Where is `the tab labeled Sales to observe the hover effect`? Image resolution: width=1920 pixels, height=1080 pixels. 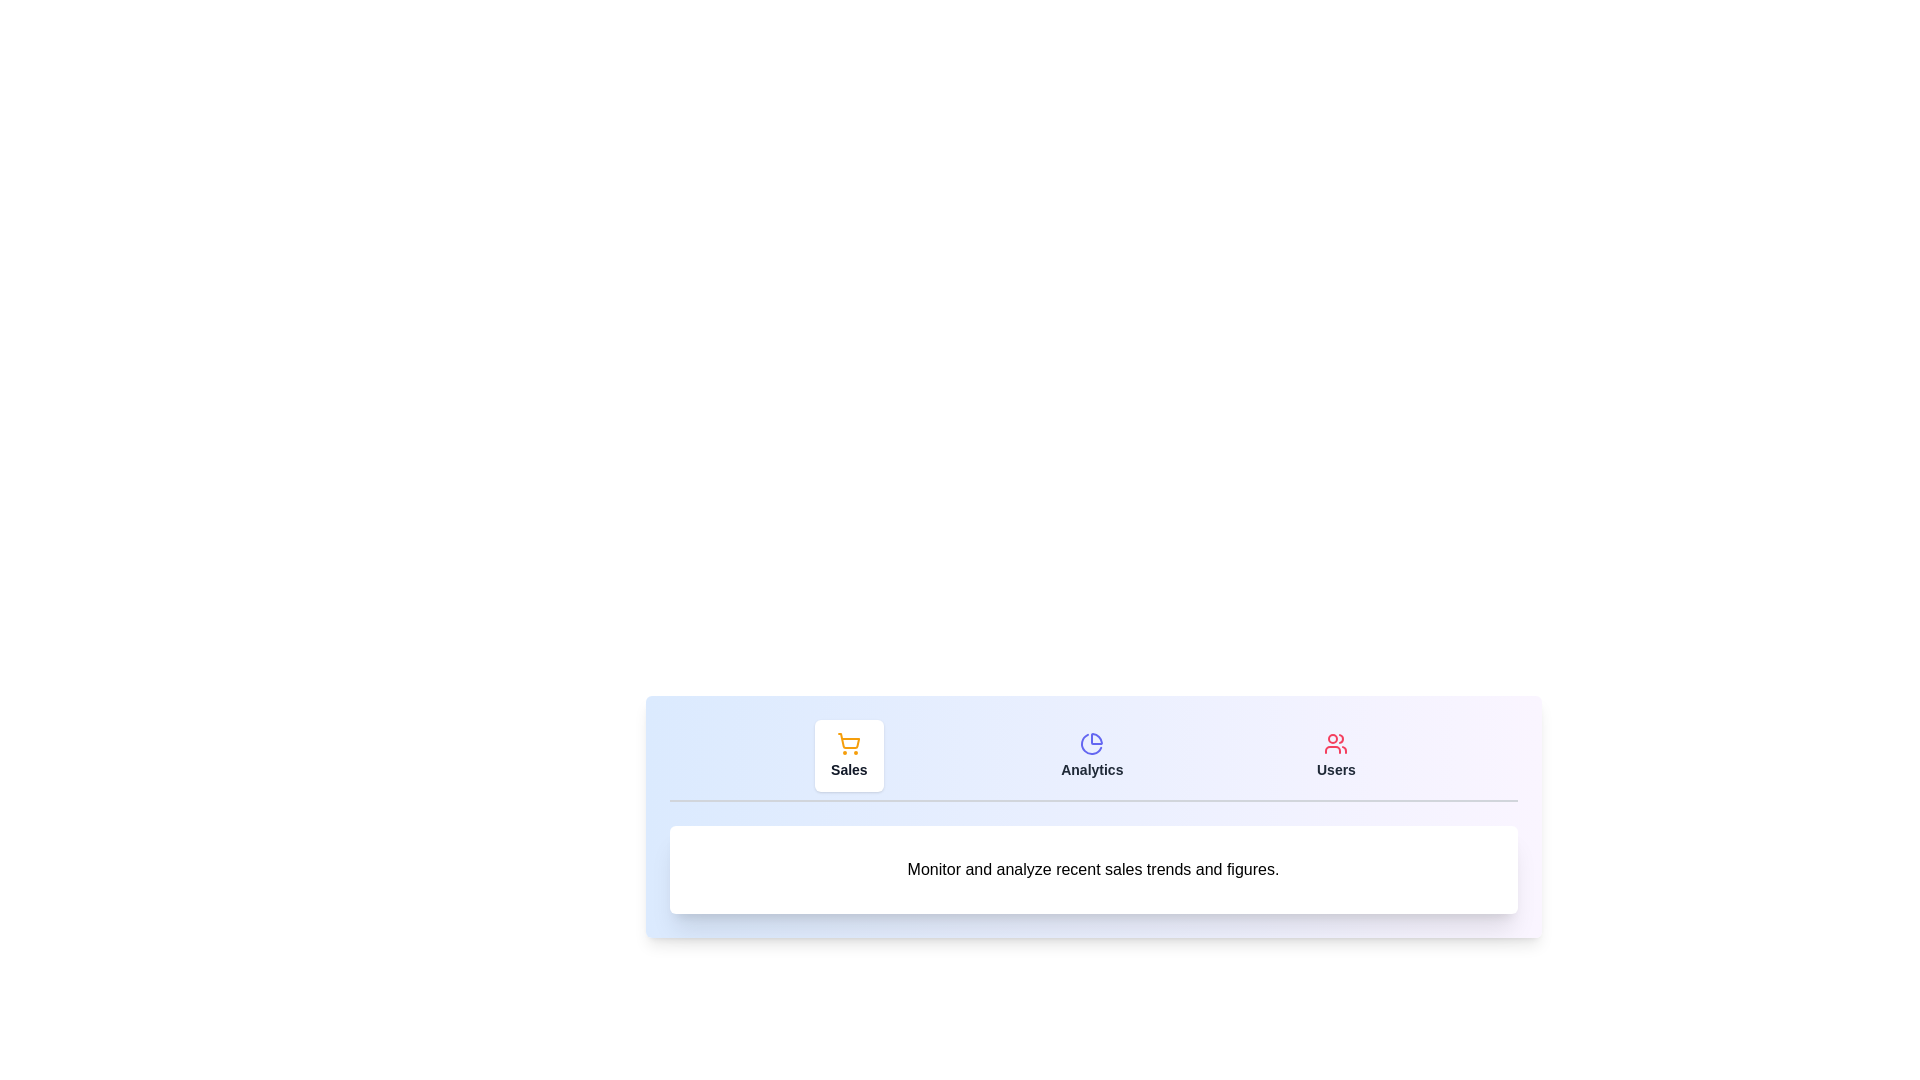
the tab labeled Sales to observe the hover effect is located at coordinates (849, 756).